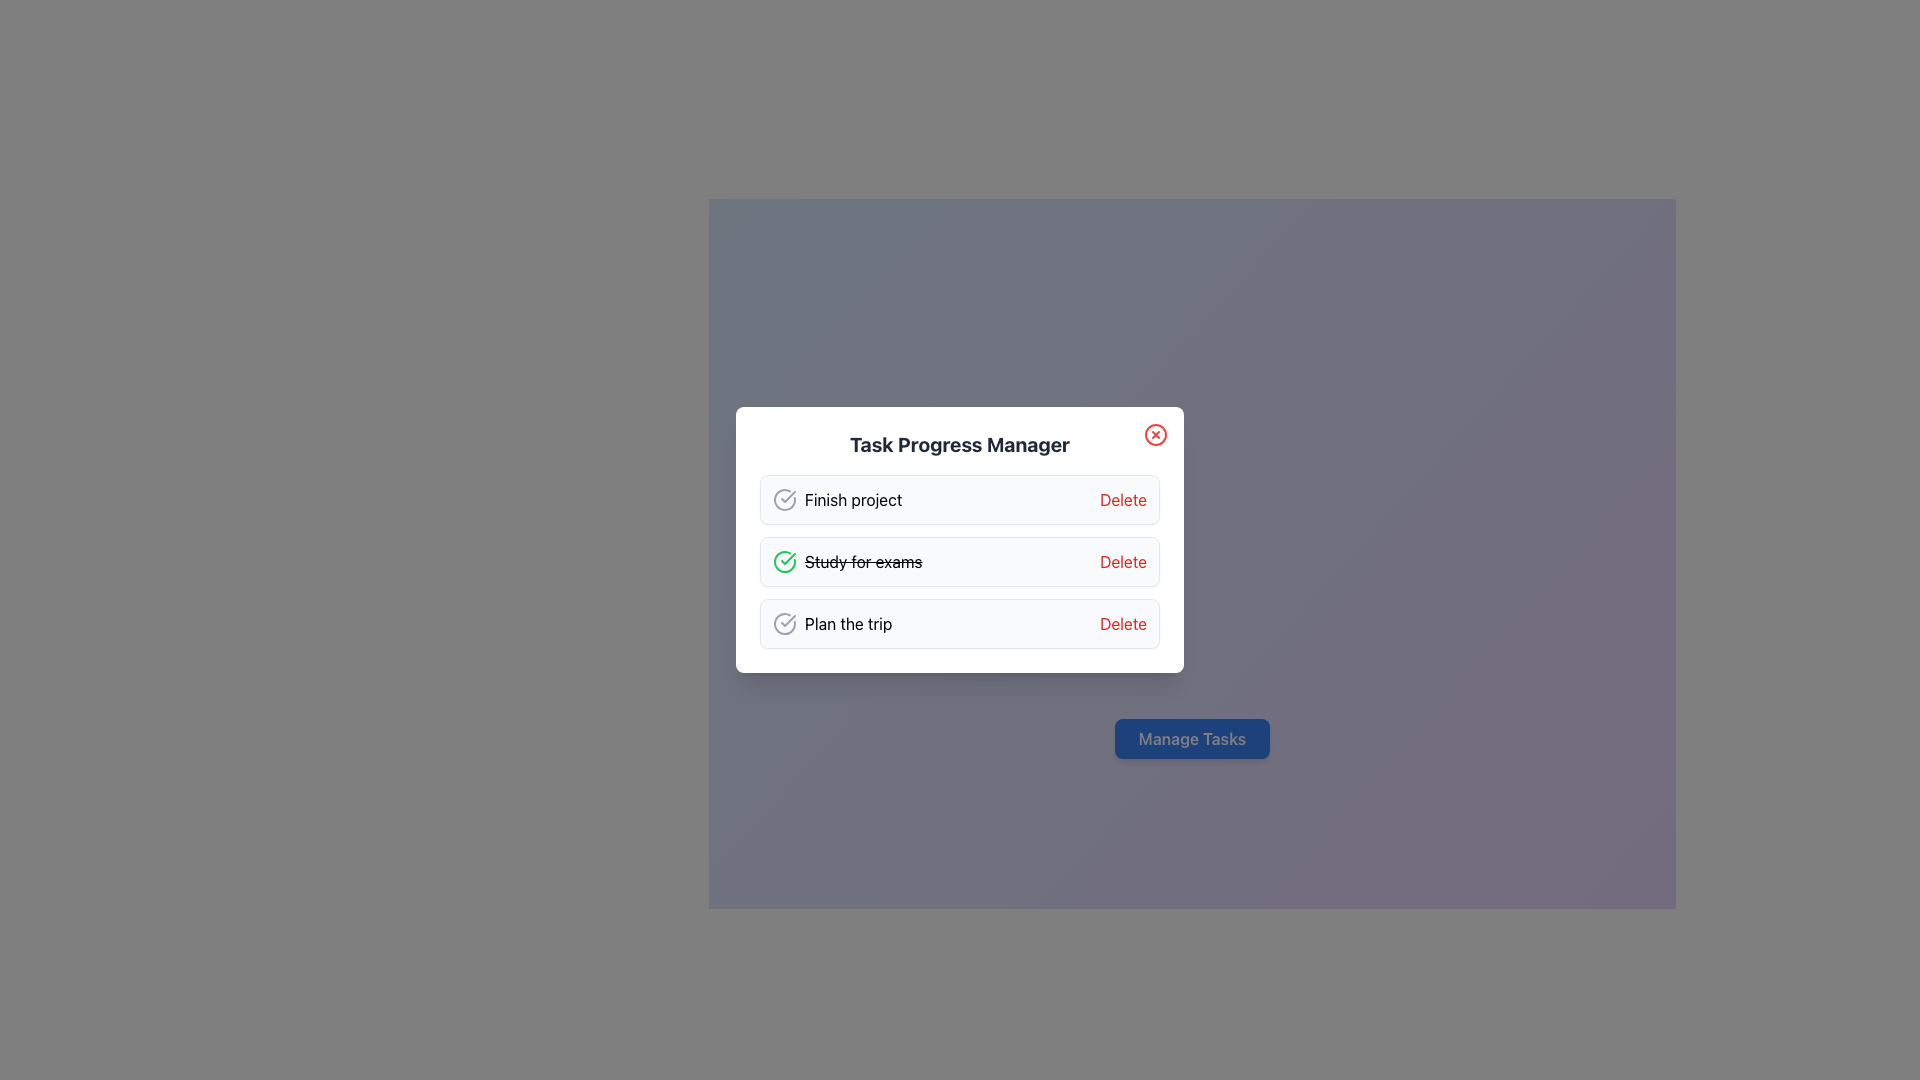 The height and width of the screenshot is (1080, 1920). Describe the element at coordinates (848, 623) in the screenshot. I see `the text label that describes the task 'Plan the trip' in the Task Progress Manager dialog box, which is the third entry in the task list` at that location.